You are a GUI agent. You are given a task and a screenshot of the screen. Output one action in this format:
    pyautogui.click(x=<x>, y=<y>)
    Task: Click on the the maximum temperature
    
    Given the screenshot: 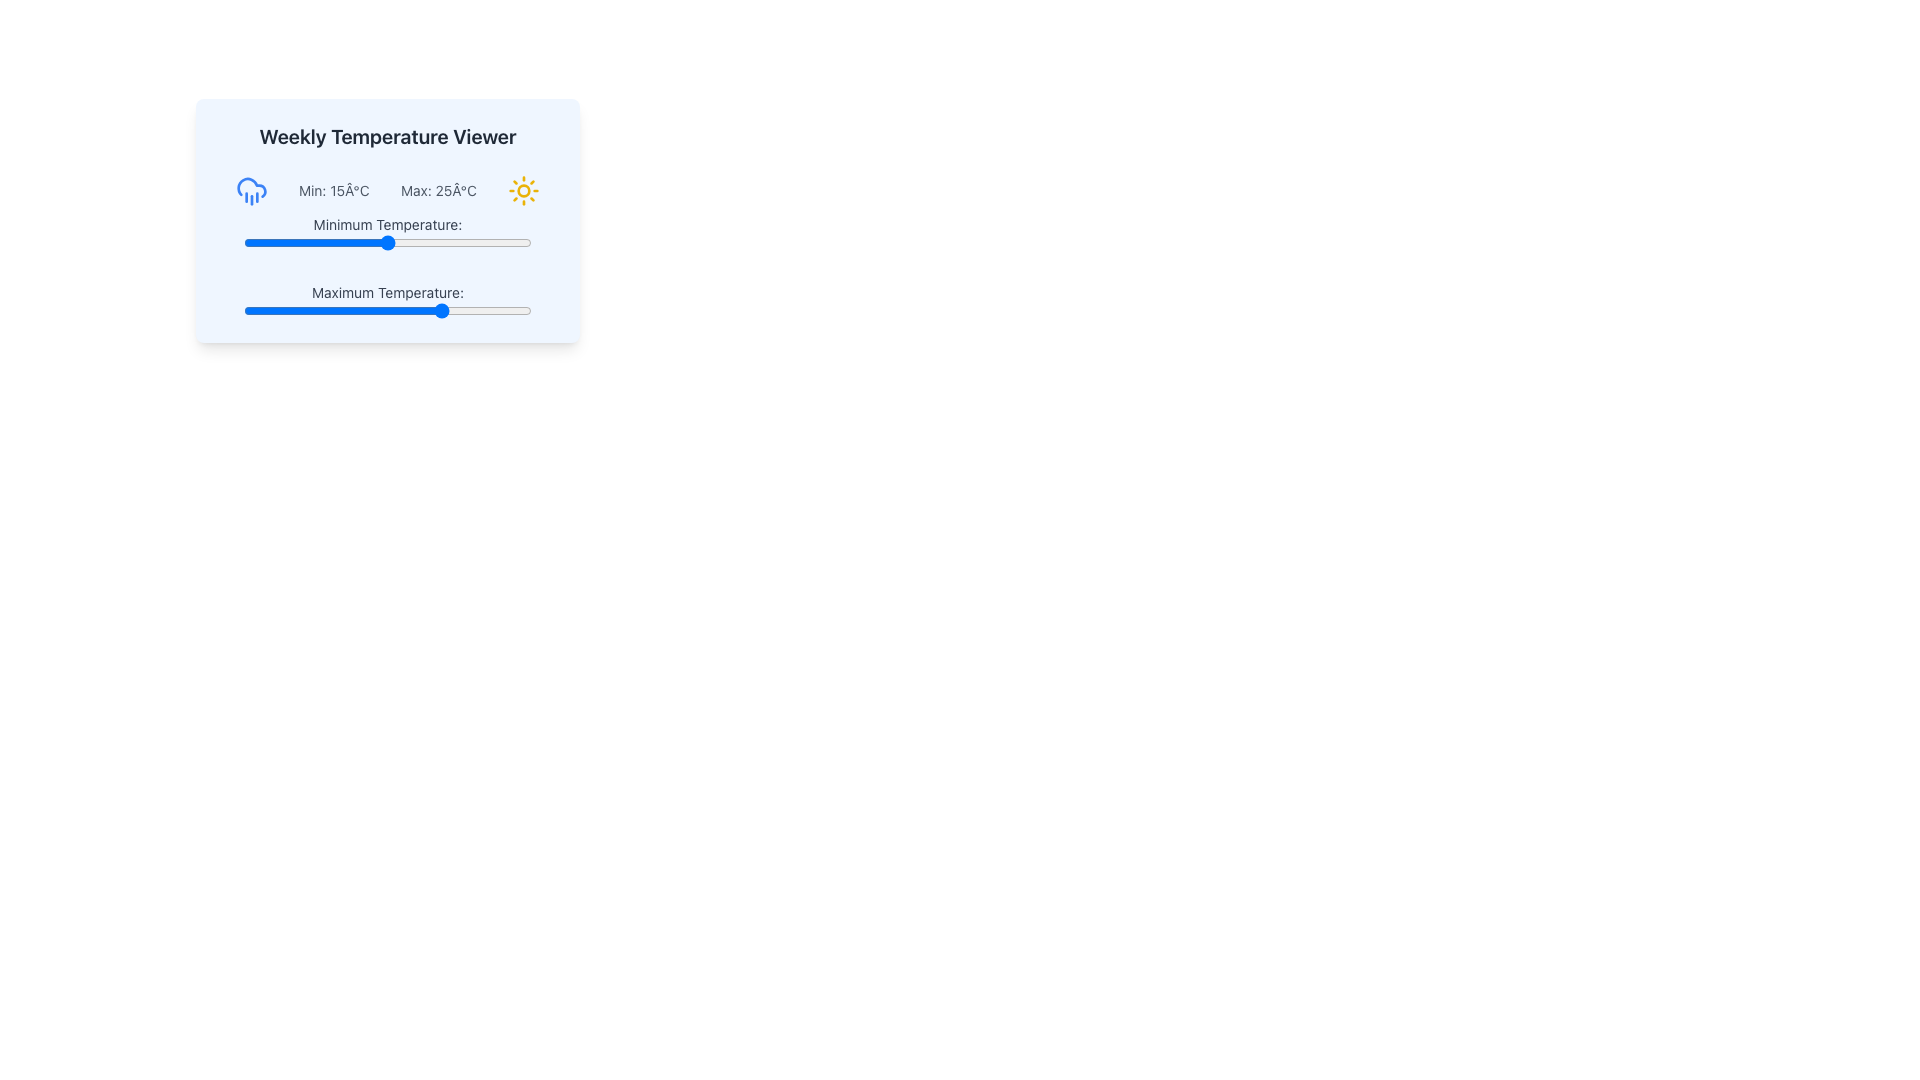 What is the action you would take?
    pyautogui.click(x=300, y=311)
    